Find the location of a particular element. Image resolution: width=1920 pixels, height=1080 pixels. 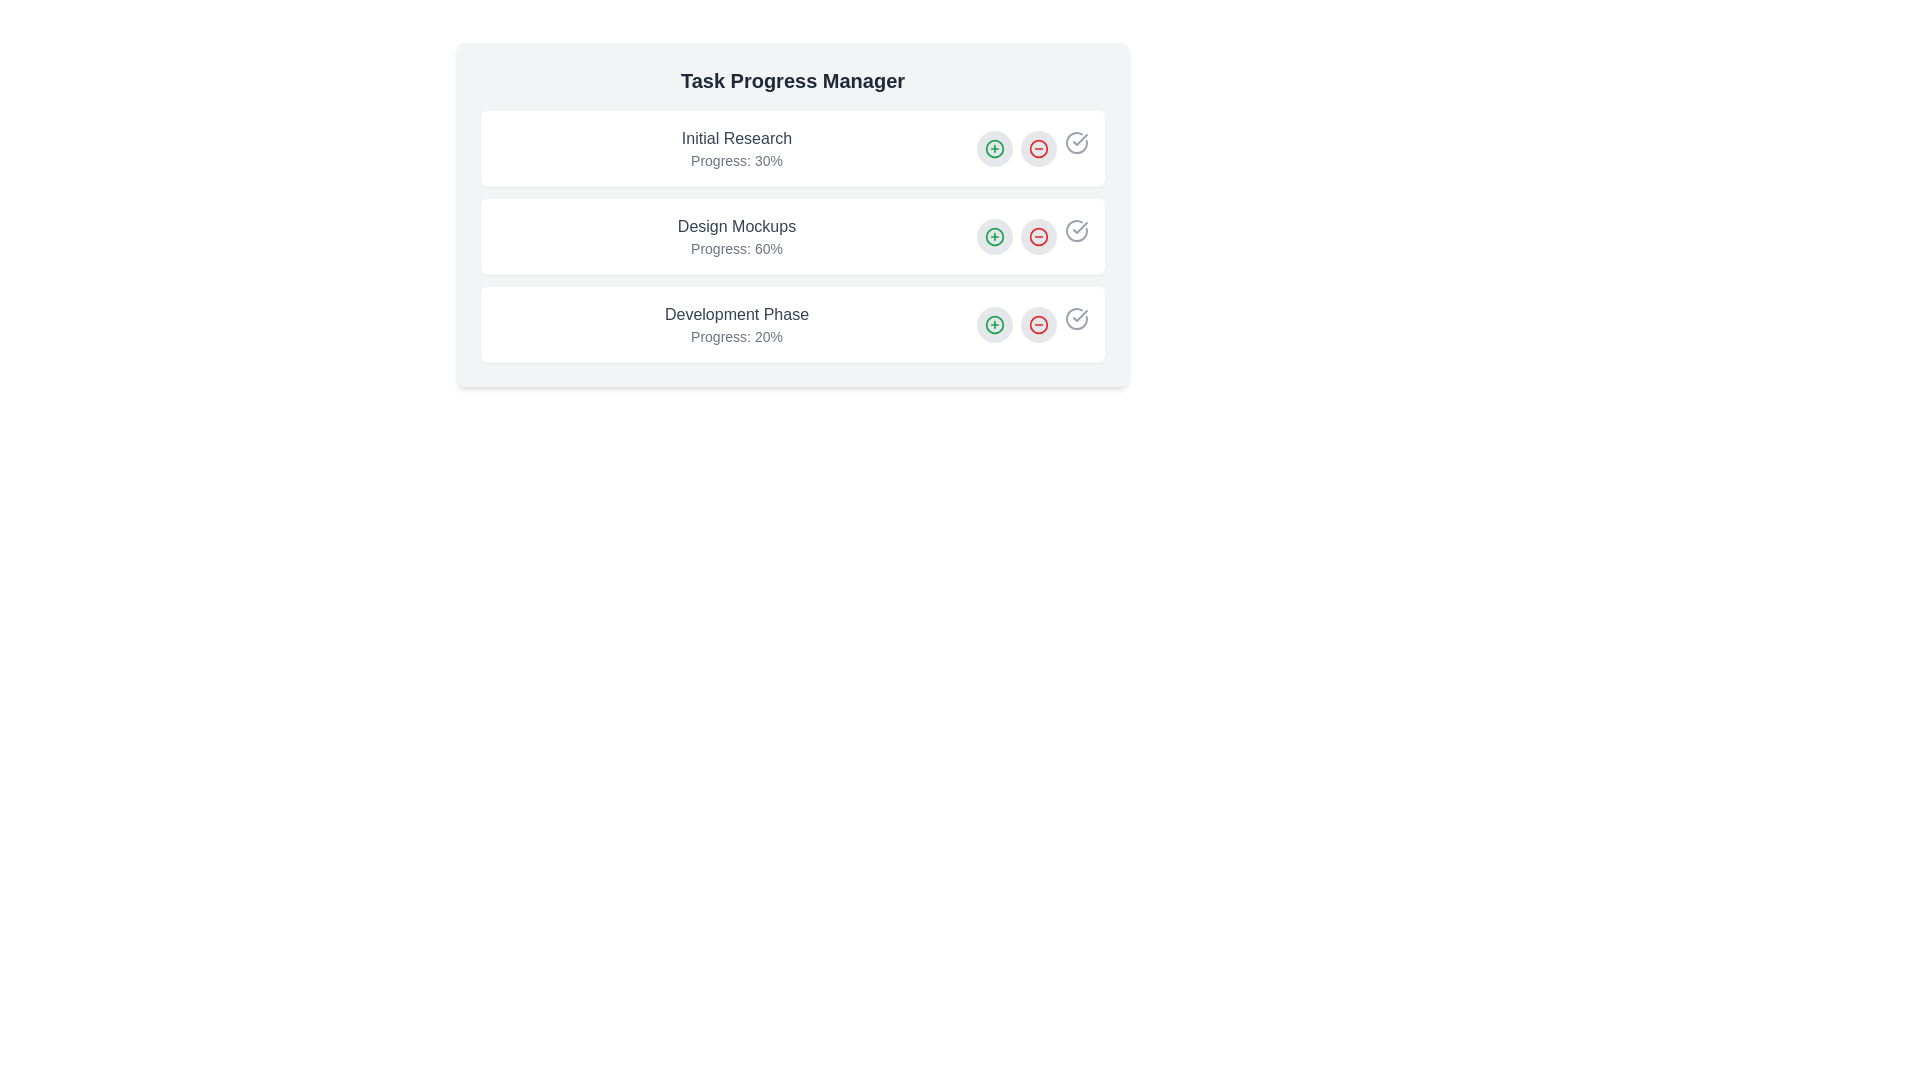

text content of the textual label displaying 'Development Phase' and 'Progress: 20%' located in the third row of the task cards is located at coordinates (736, 323).